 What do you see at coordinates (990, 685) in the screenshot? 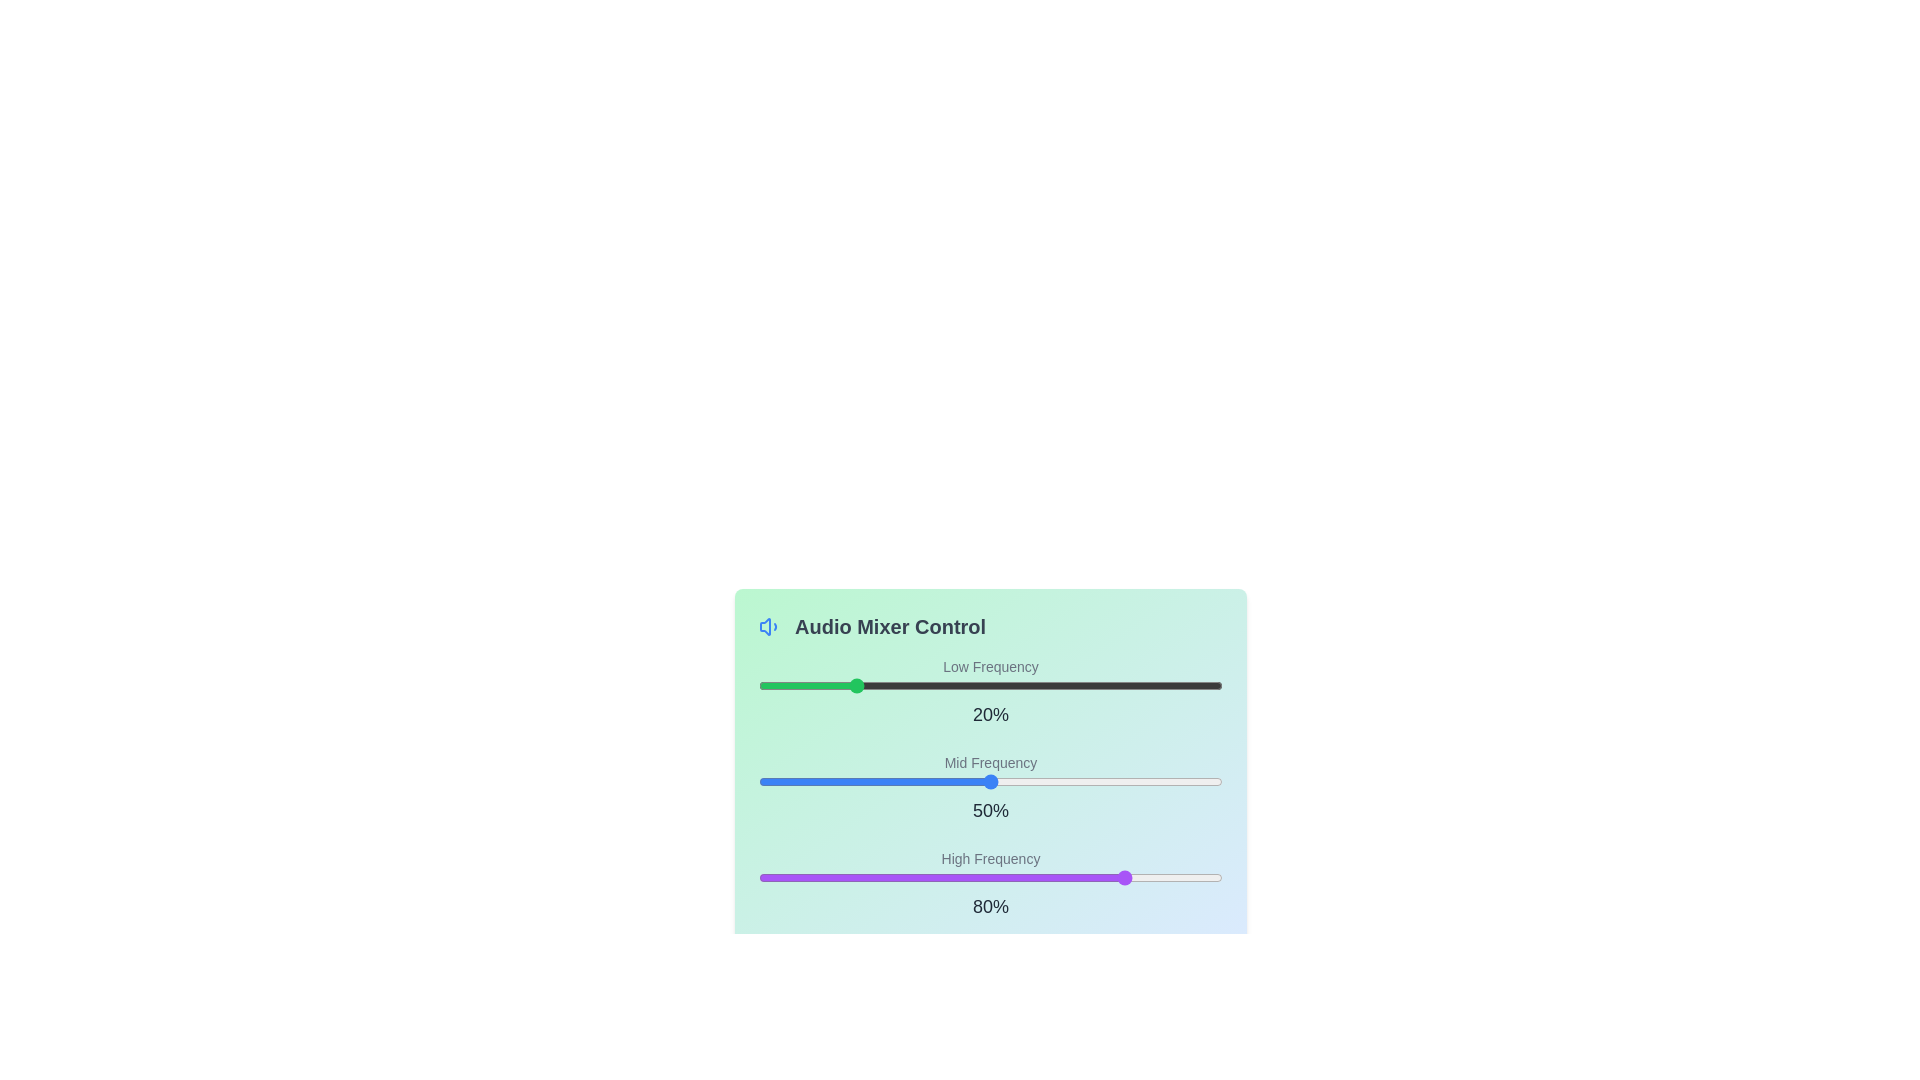
I see `the horizontal slider track located below the 'Low Frequency' label and above the '20%' text to move the green thumb` at bounding box center [990, 685].